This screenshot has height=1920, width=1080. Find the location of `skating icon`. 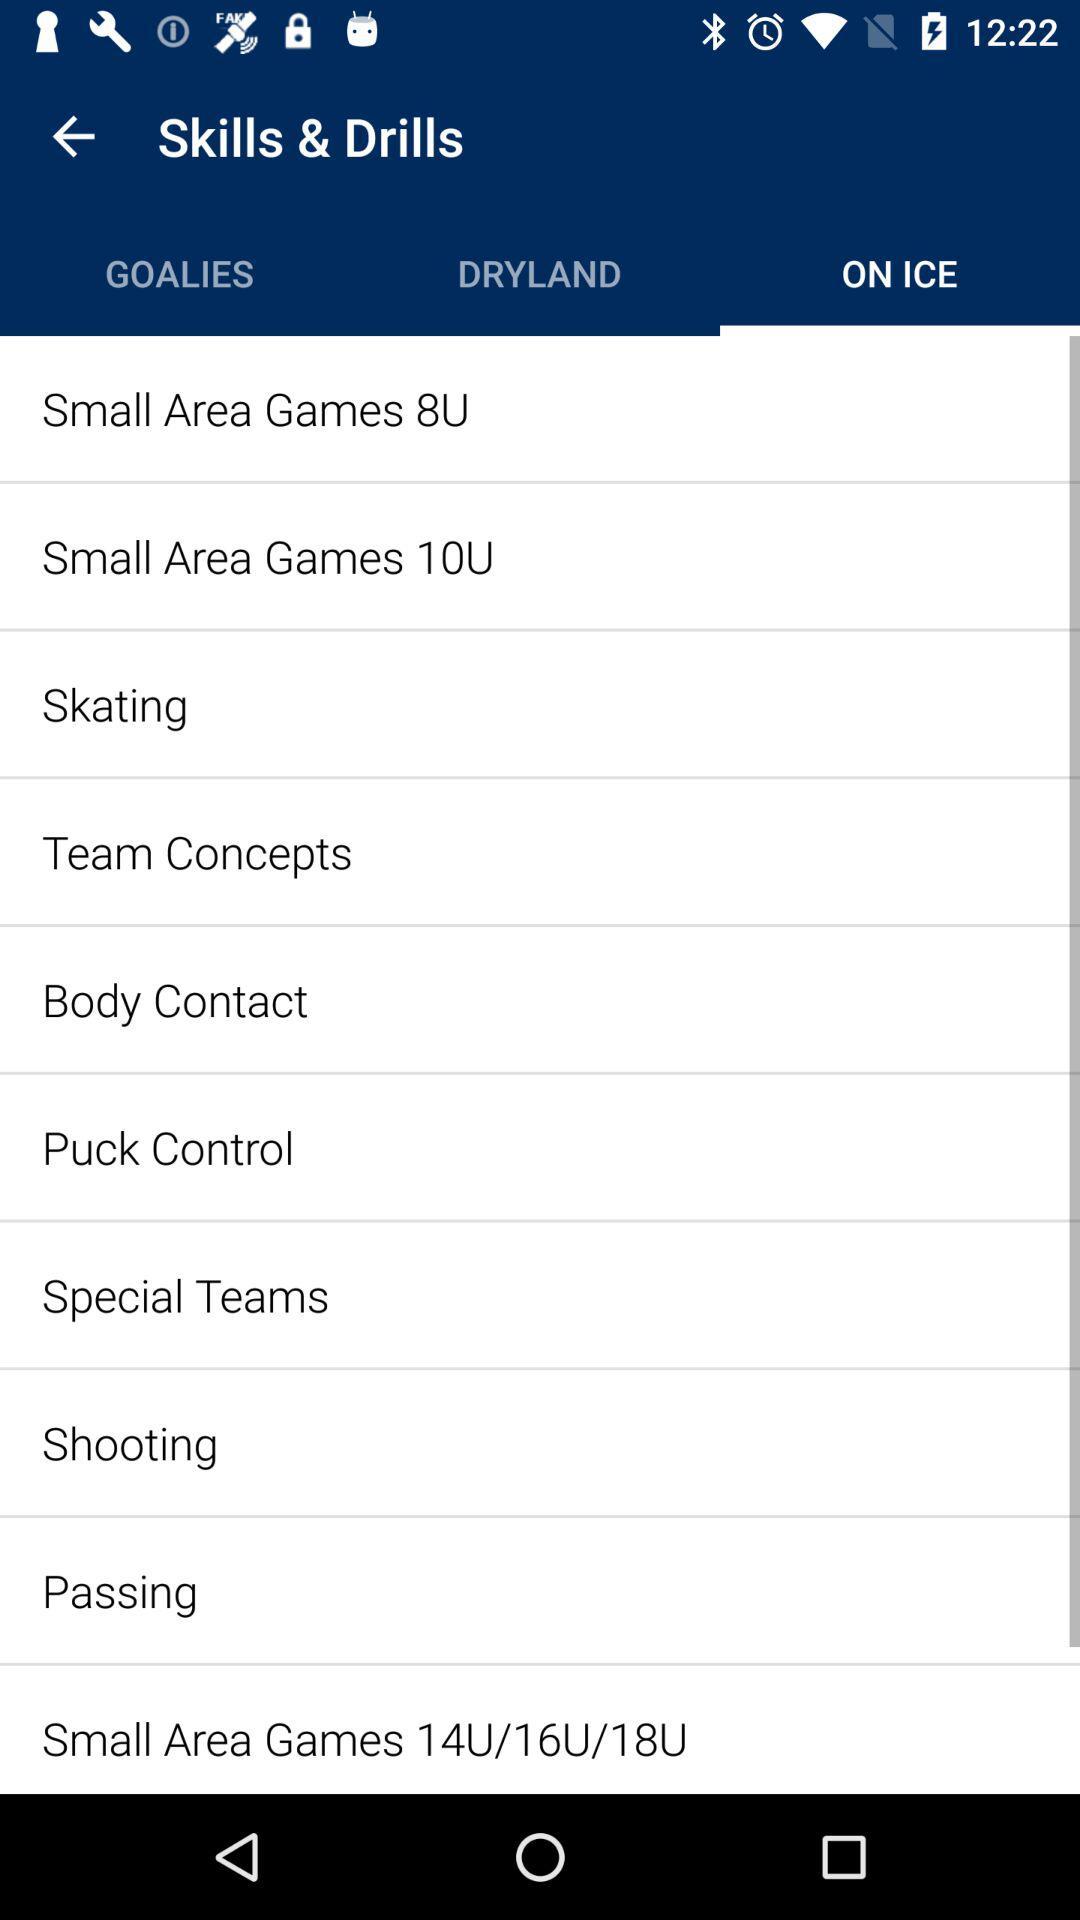

skating icon is located at coordinates (540, 703).